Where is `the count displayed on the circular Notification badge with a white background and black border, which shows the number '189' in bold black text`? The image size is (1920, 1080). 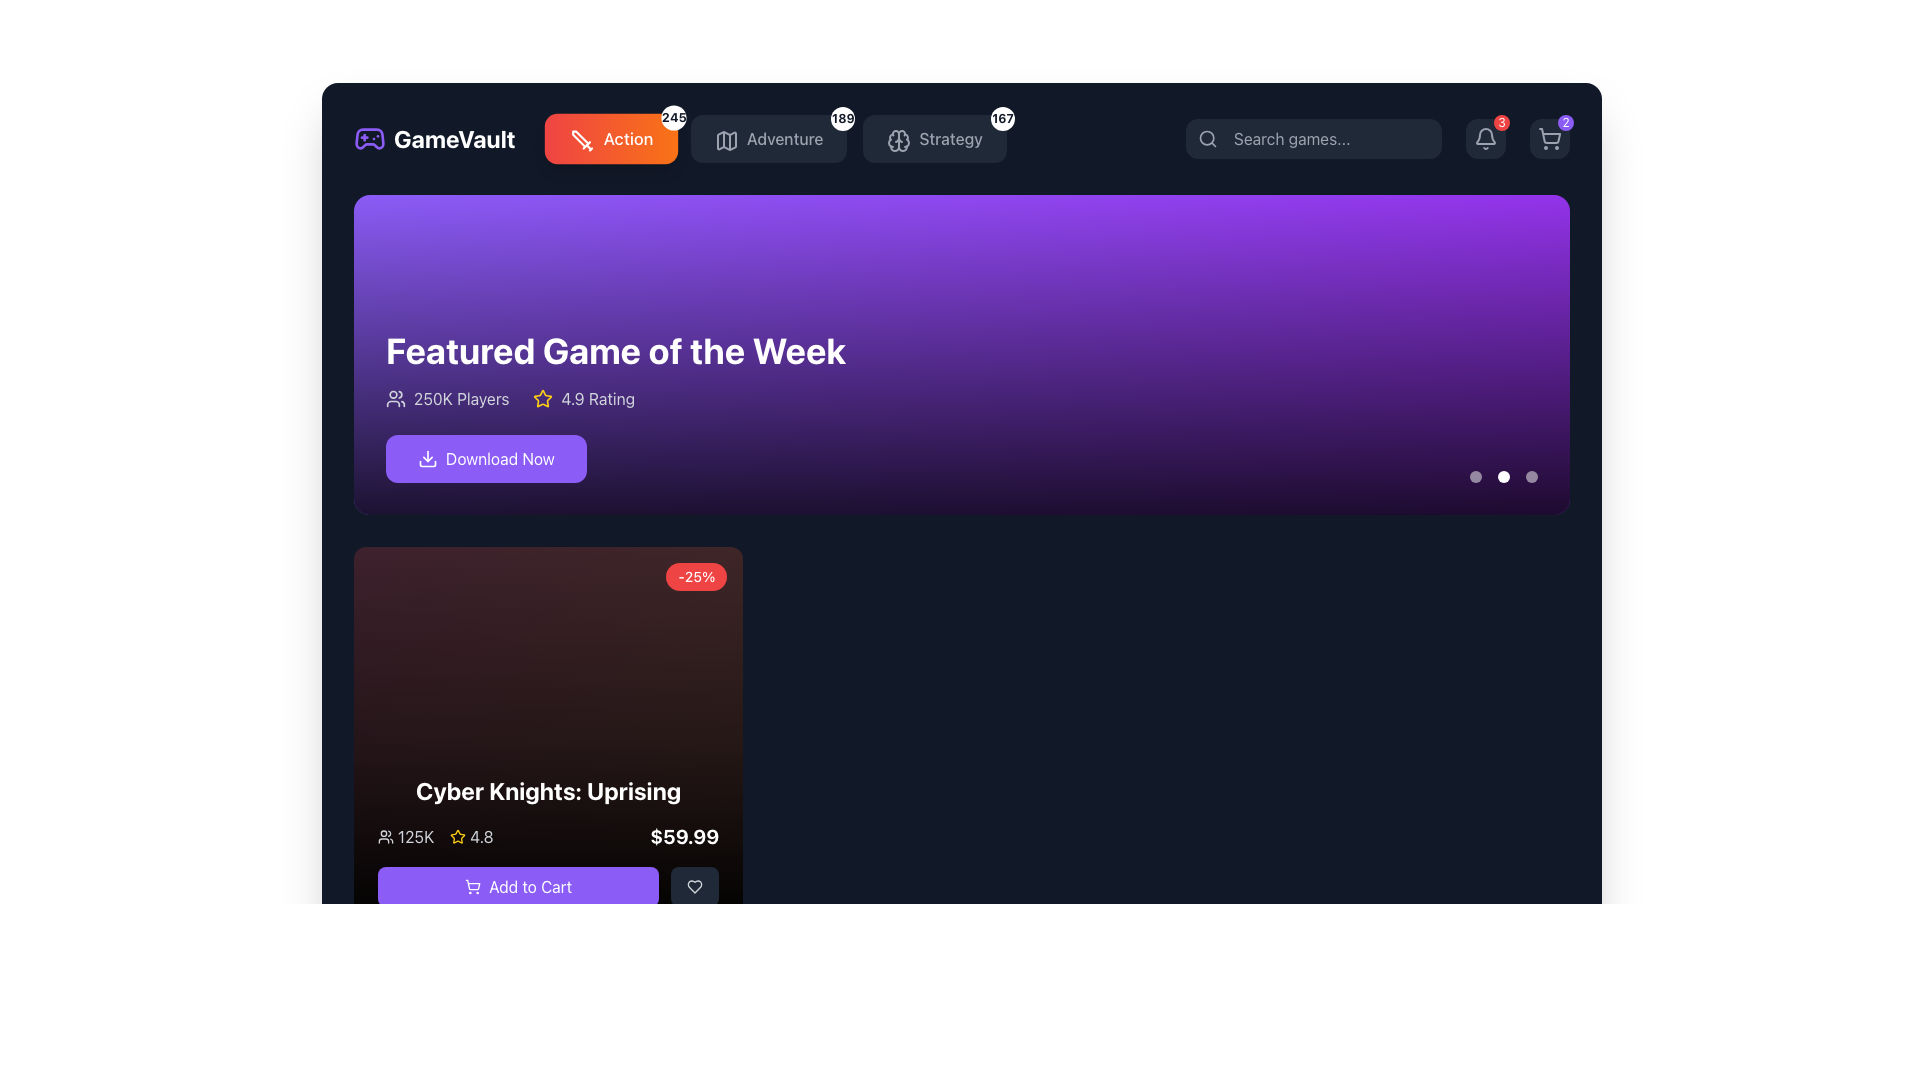 the count displayed on the circular Notification badge with a white background and black border, which shows the number '189' in bold black text is located at coordinates (843, 119).